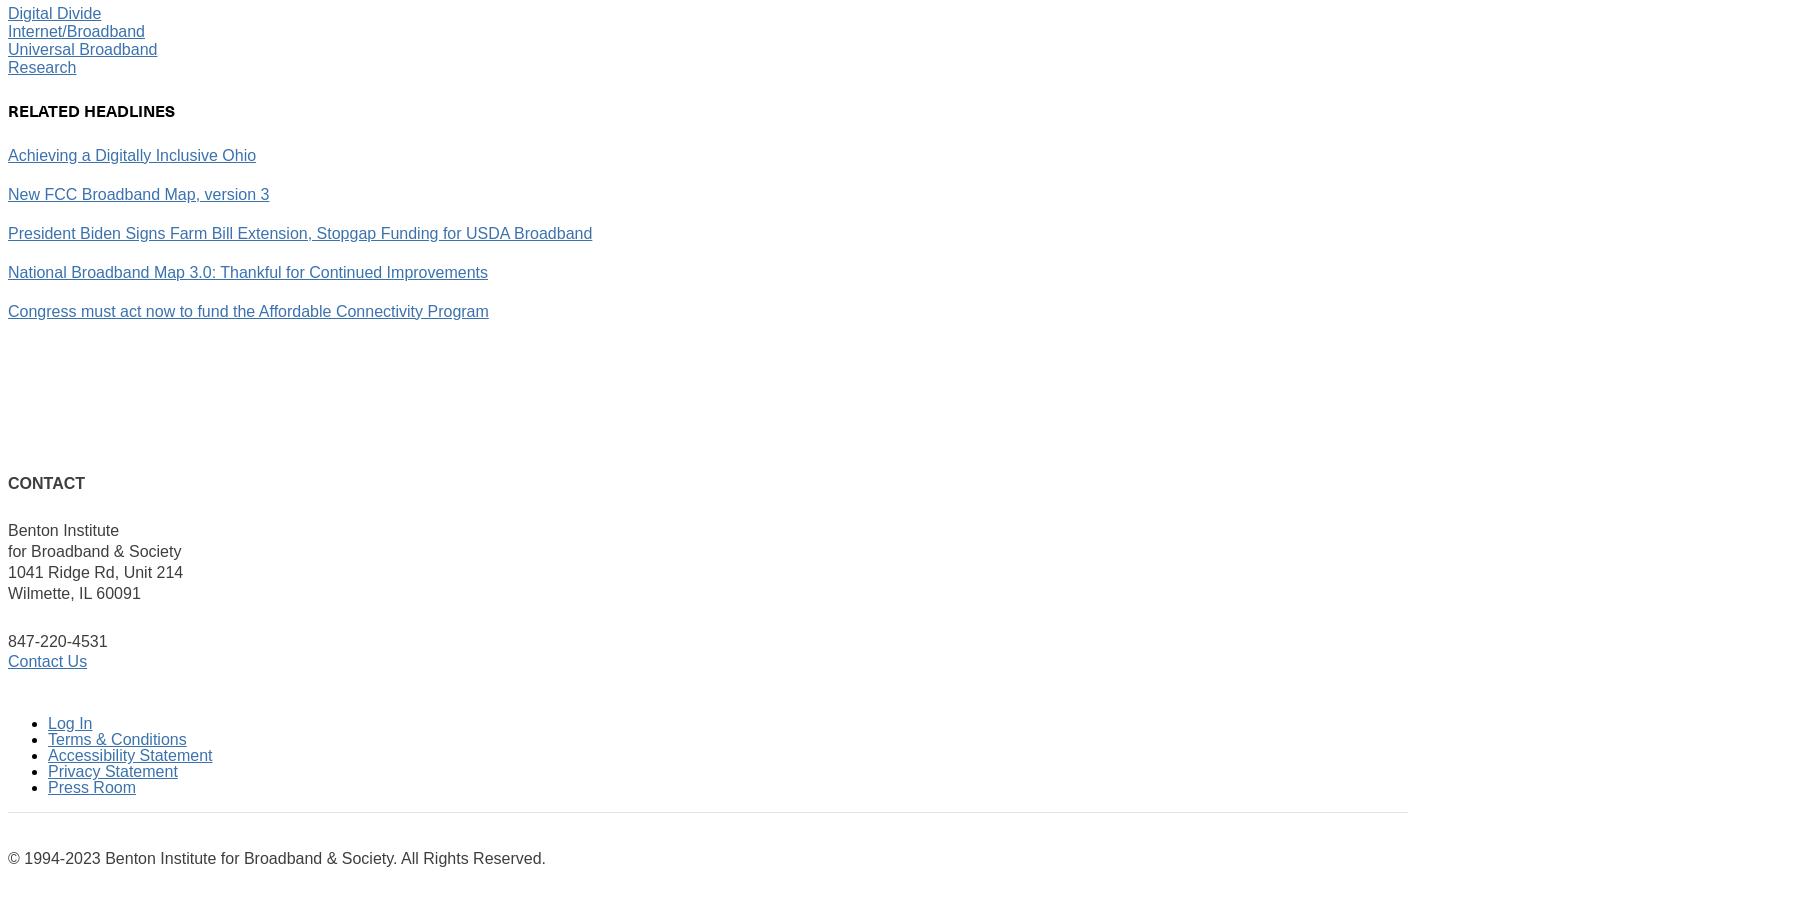 This screenshot has width=1800, height=917. I want to click on 'Log In', so click(69, 722).